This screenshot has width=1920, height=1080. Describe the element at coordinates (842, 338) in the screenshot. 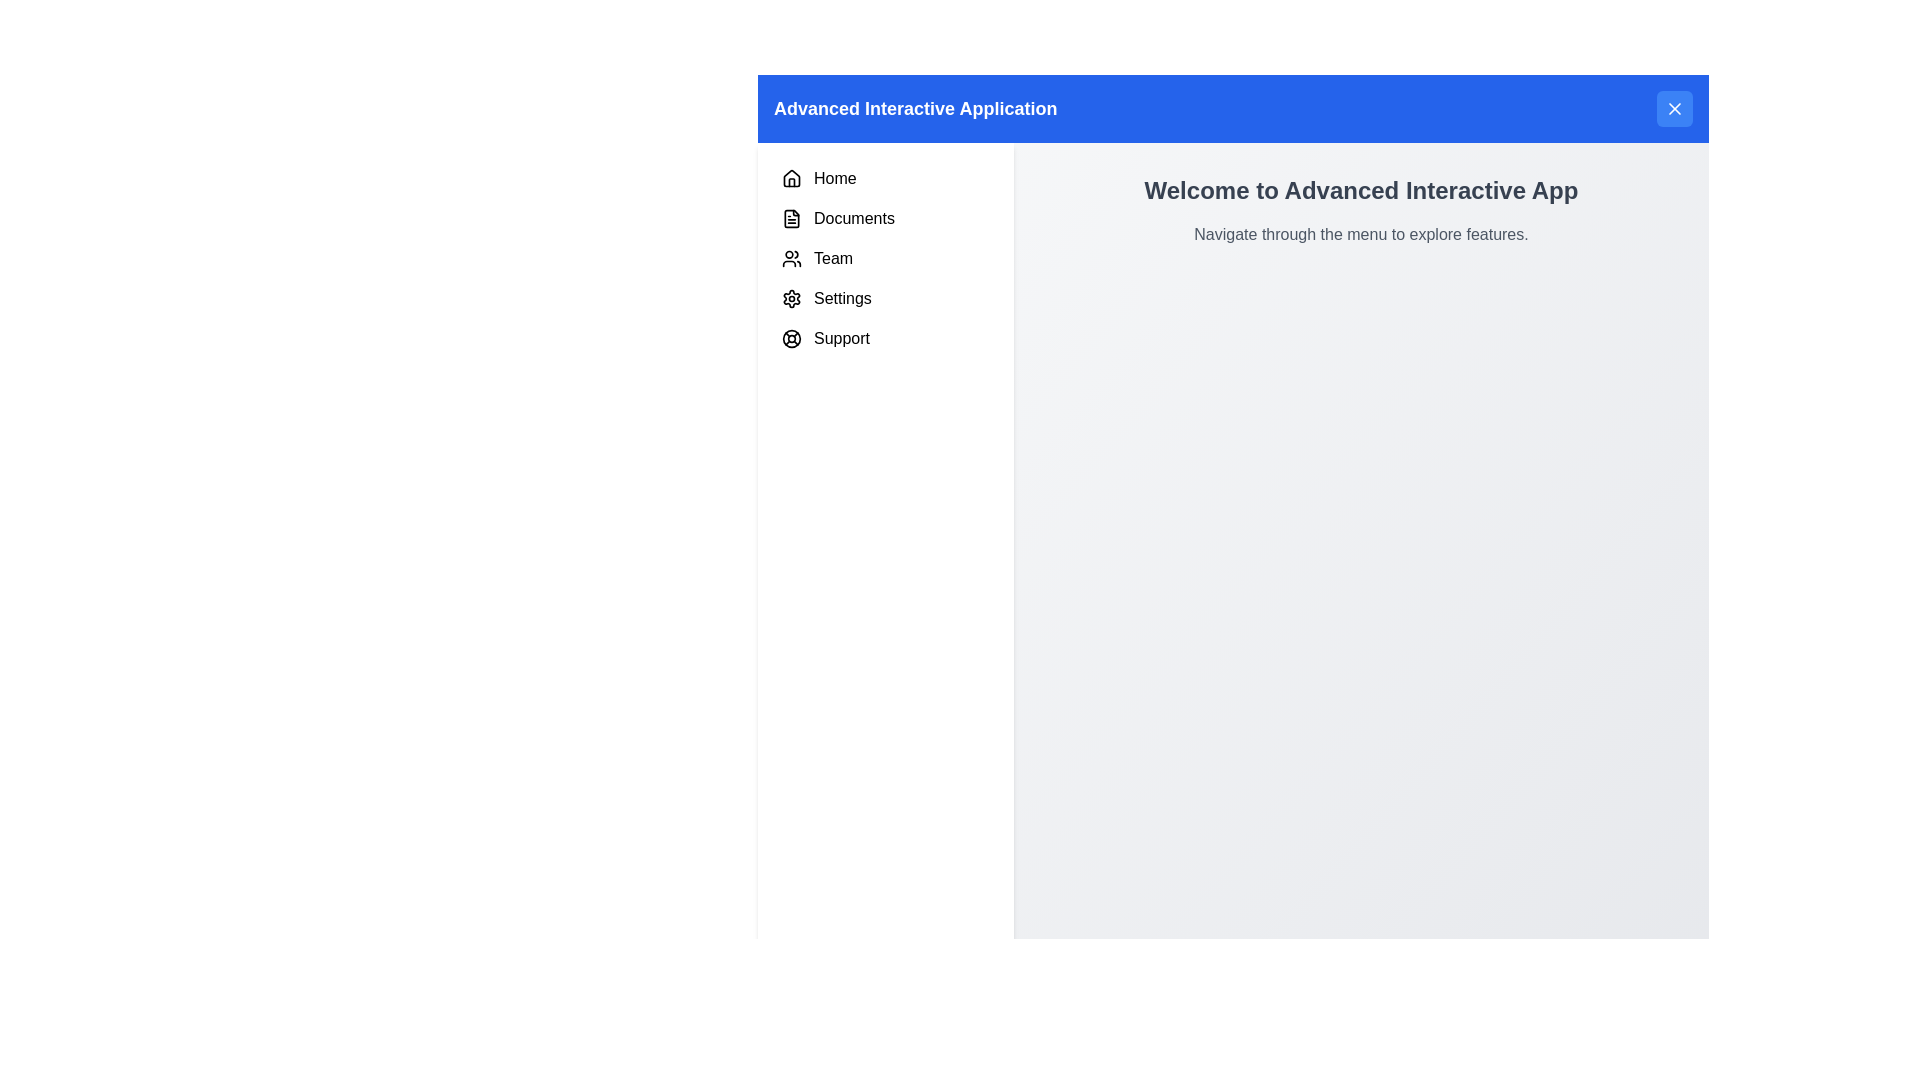

I see `the non-interactive text label 'Support' located at the bottom of the sidebar menu, directly below the 'Settings' label` at that location.